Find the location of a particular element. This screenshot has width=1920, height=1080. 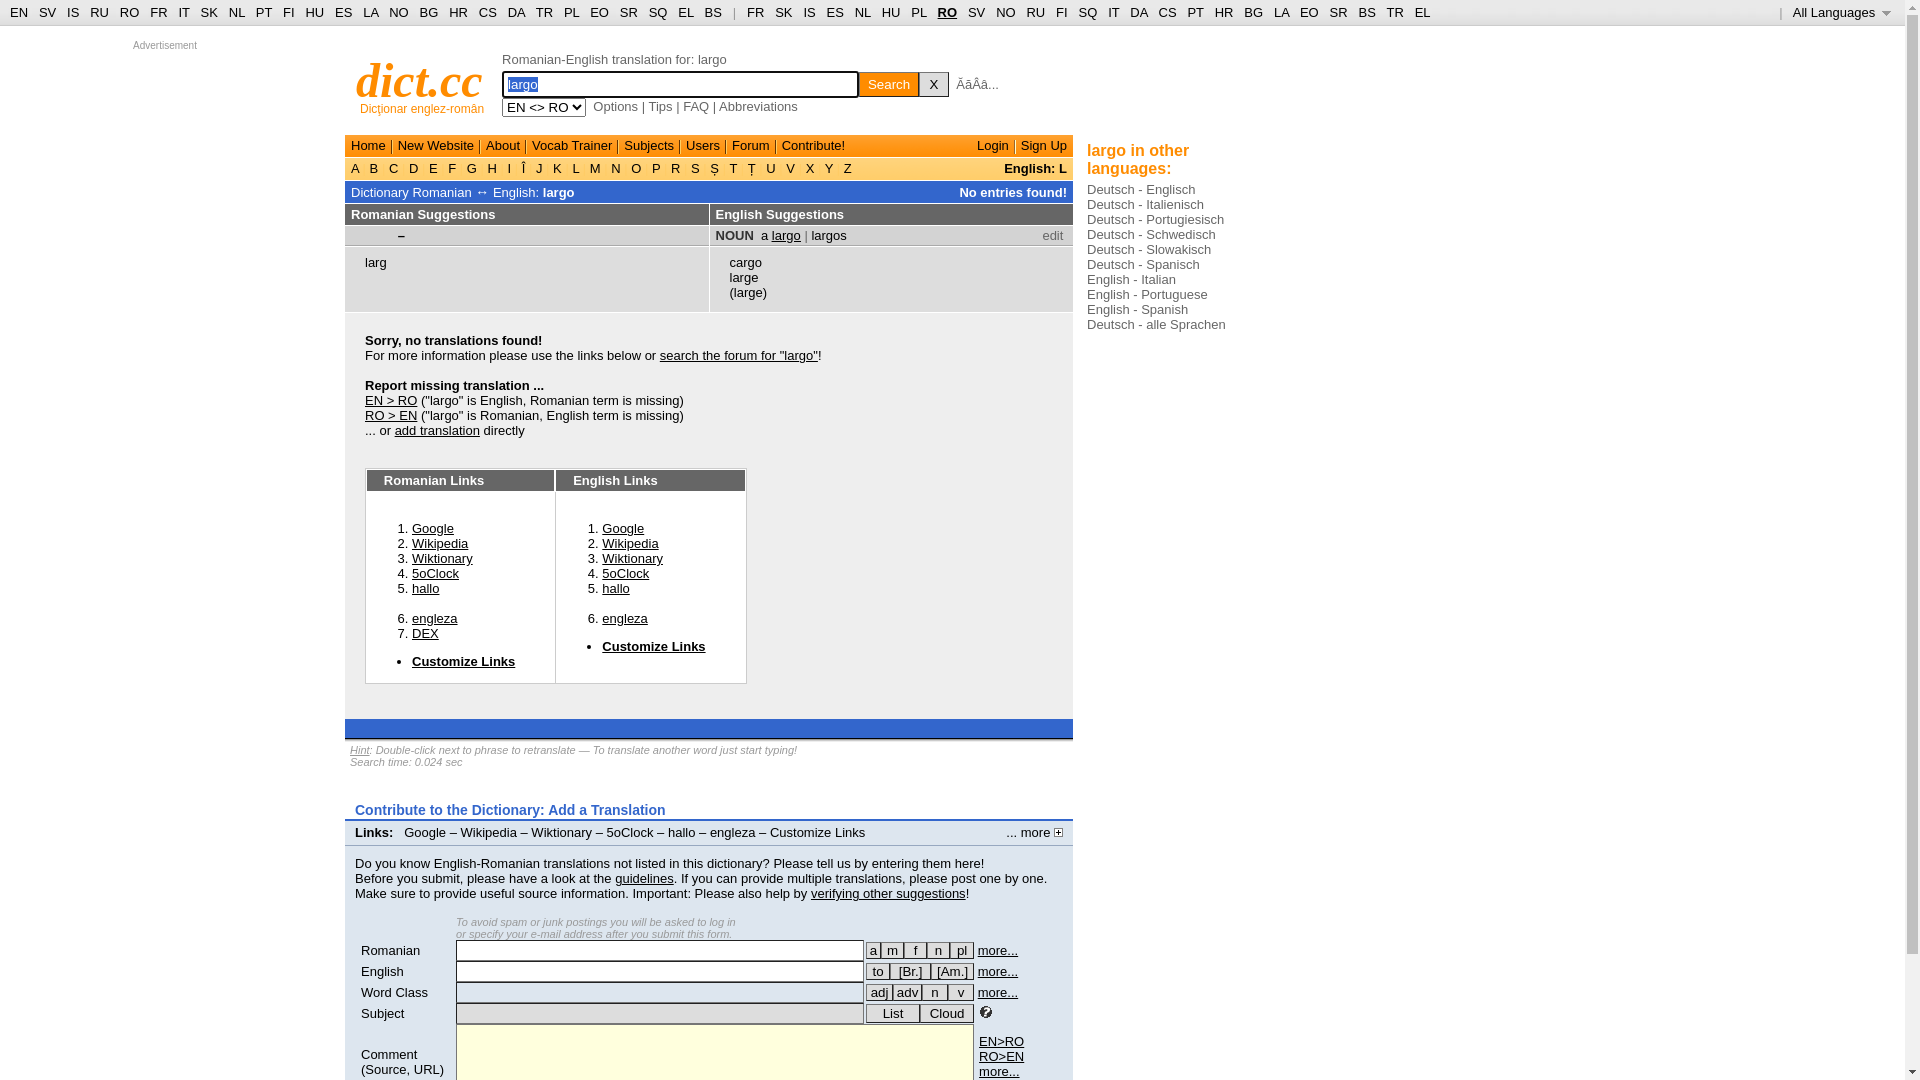

'dict.cc' is located at coordinates (355, 79).